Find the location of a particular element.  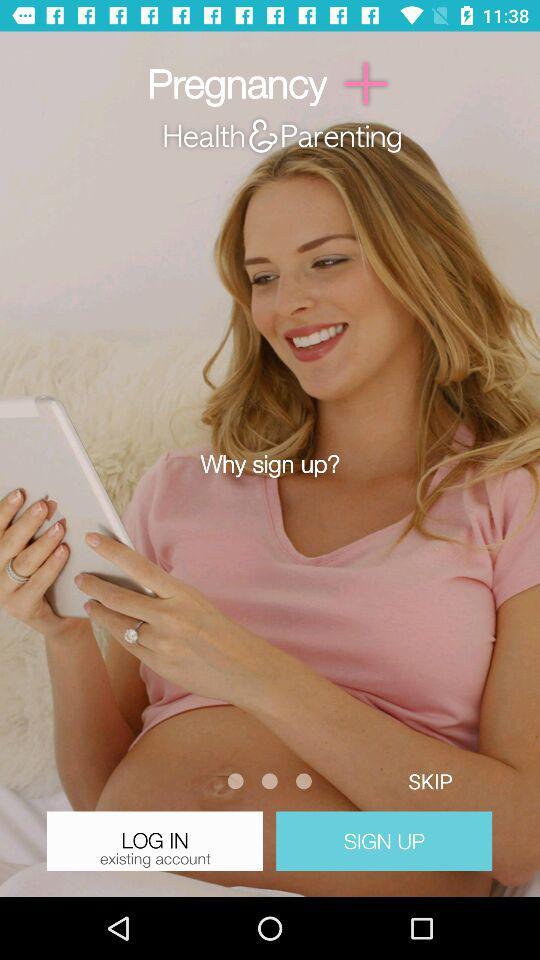

item below why sign up? is located at coordinates (429, 781).